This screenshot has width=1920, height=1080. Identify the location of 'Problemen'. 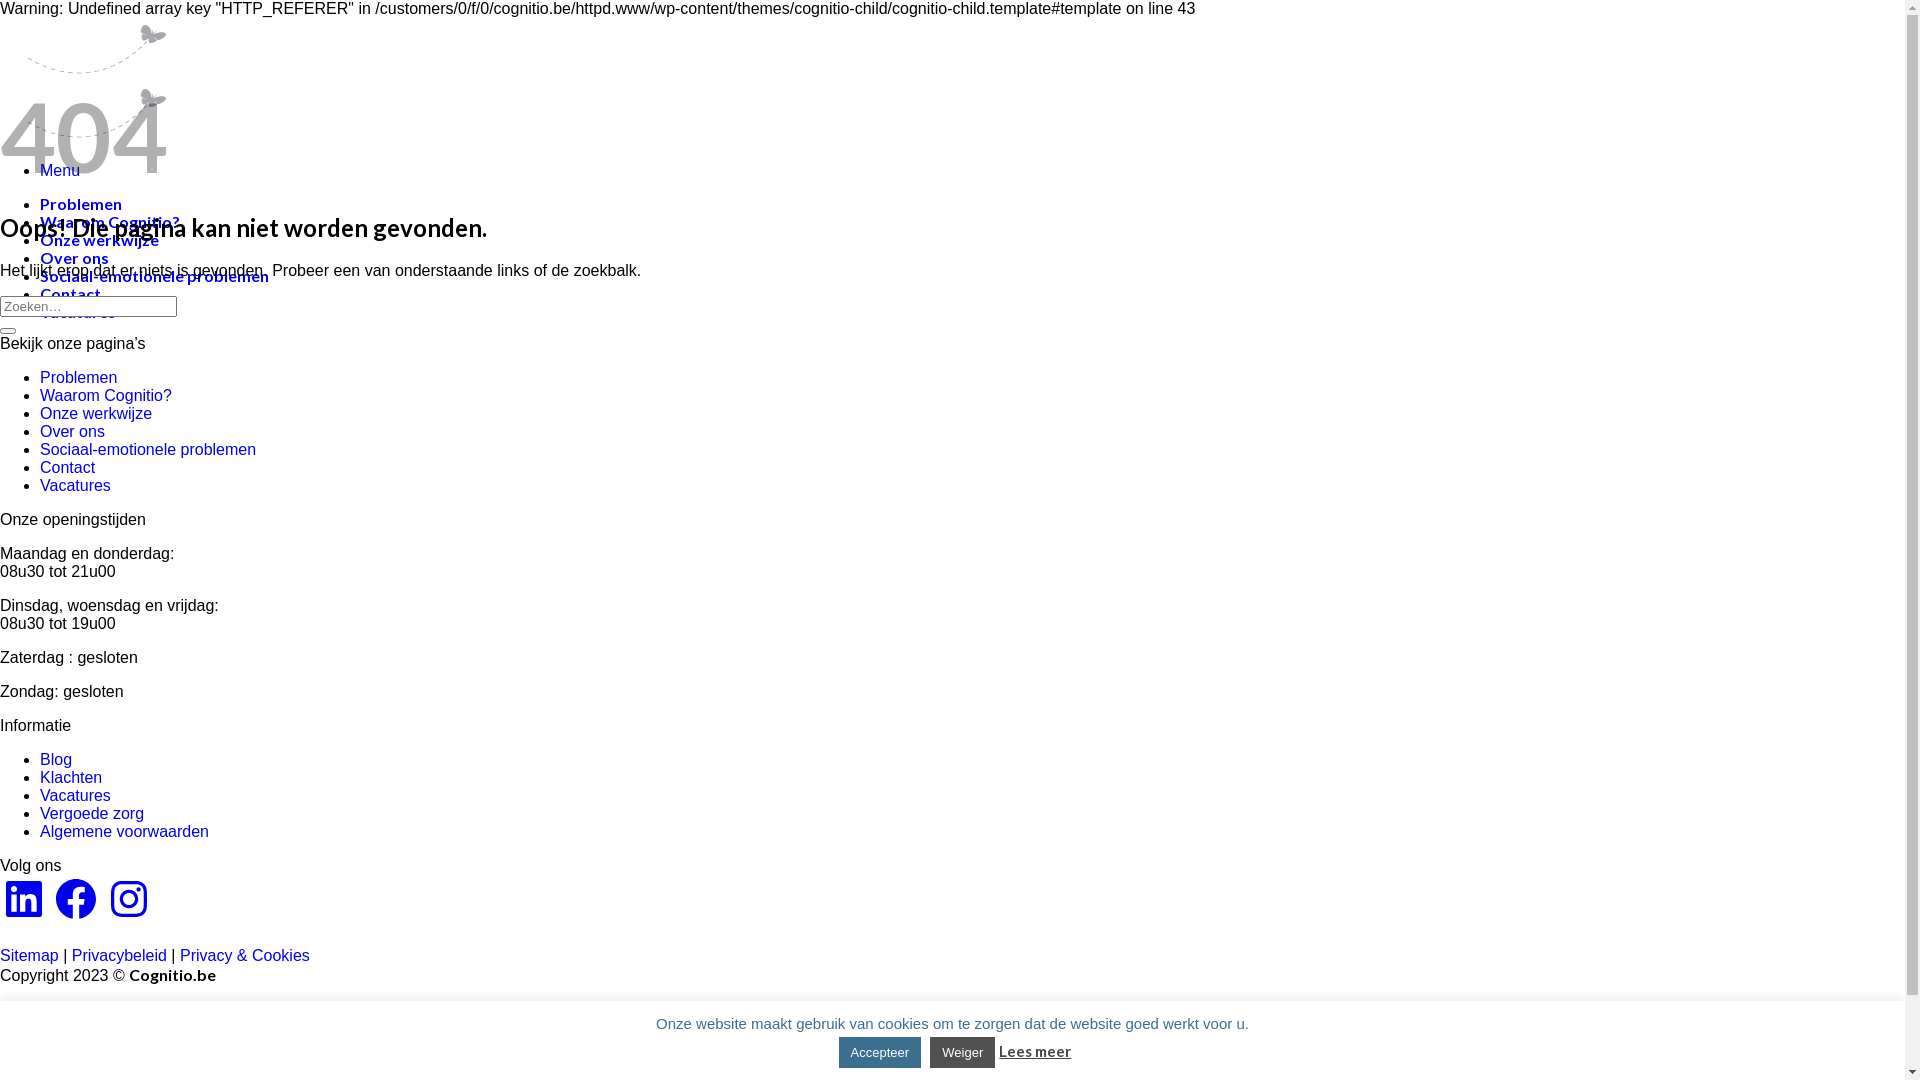
(39, 203).